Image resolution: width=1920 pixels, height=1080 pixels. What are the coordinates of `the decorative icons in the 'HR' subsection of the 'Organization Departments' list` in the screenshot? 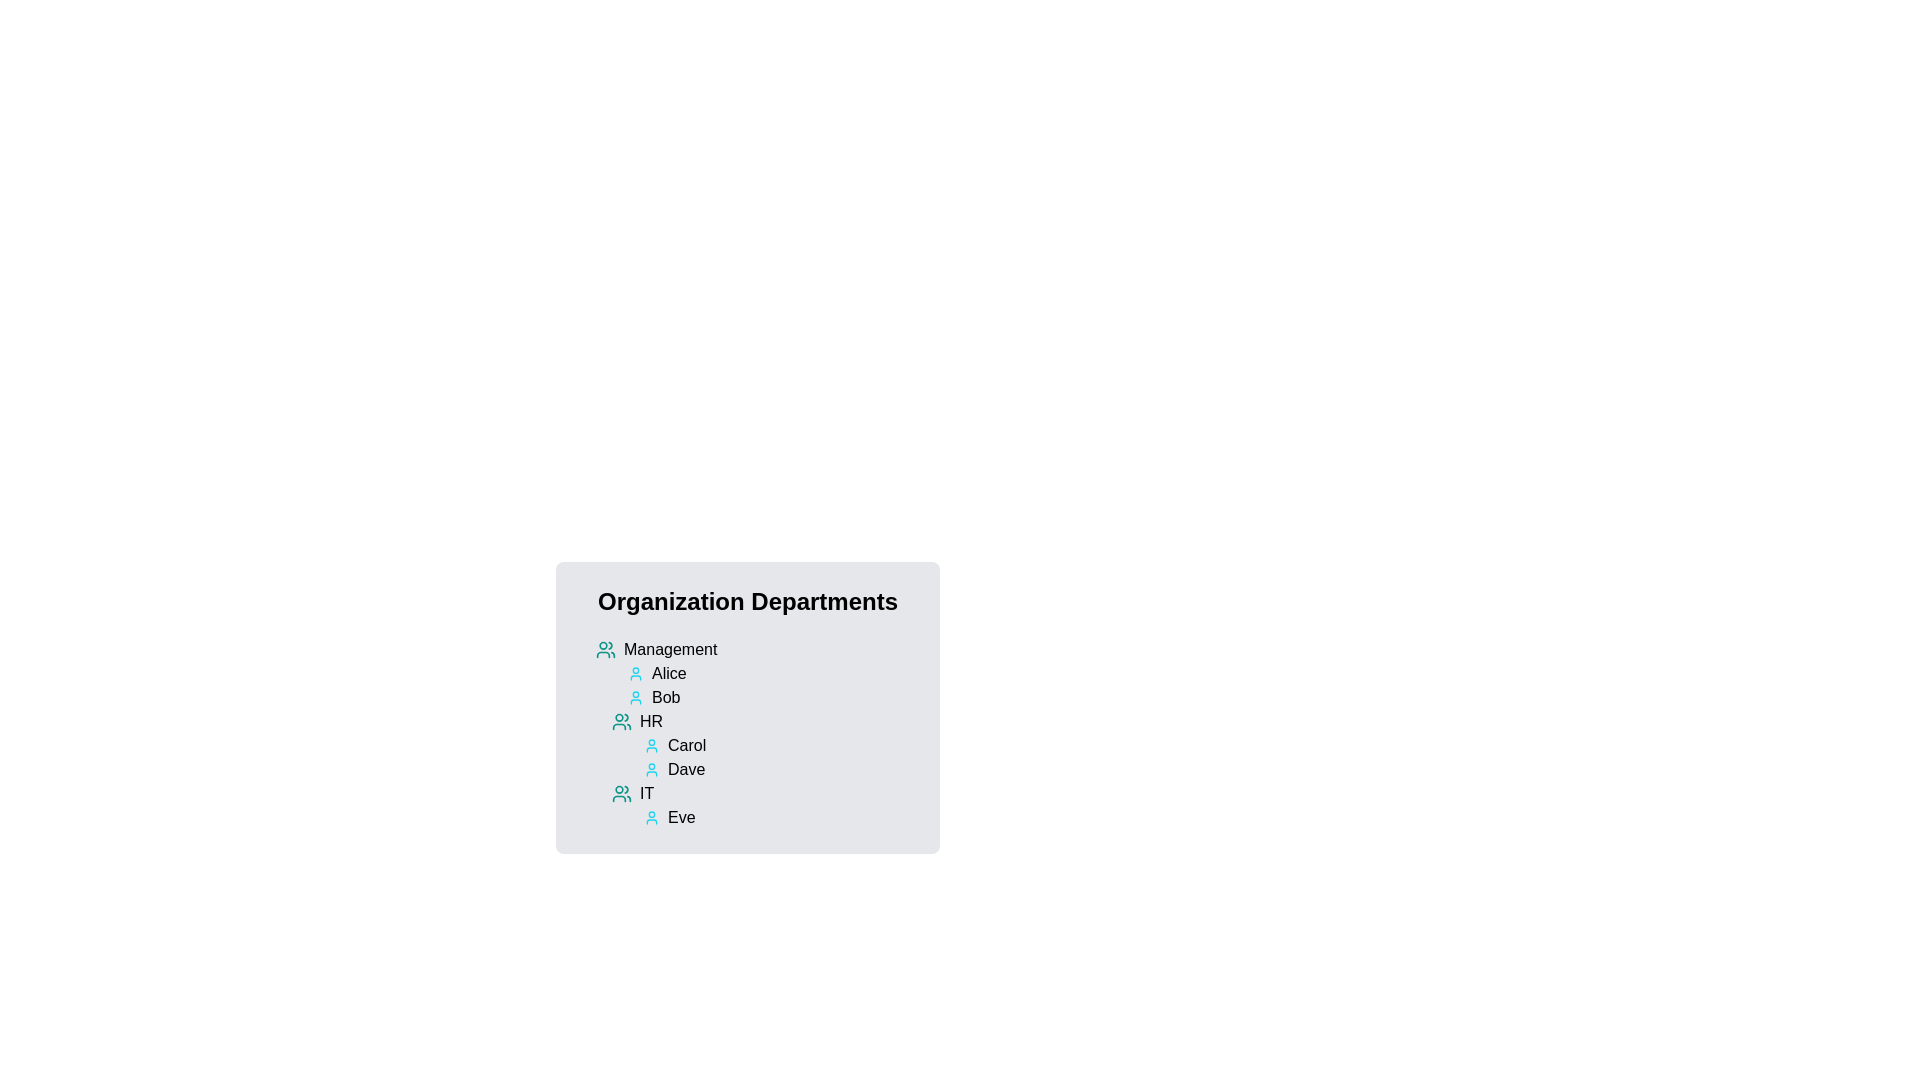 It's located at (762, 745).